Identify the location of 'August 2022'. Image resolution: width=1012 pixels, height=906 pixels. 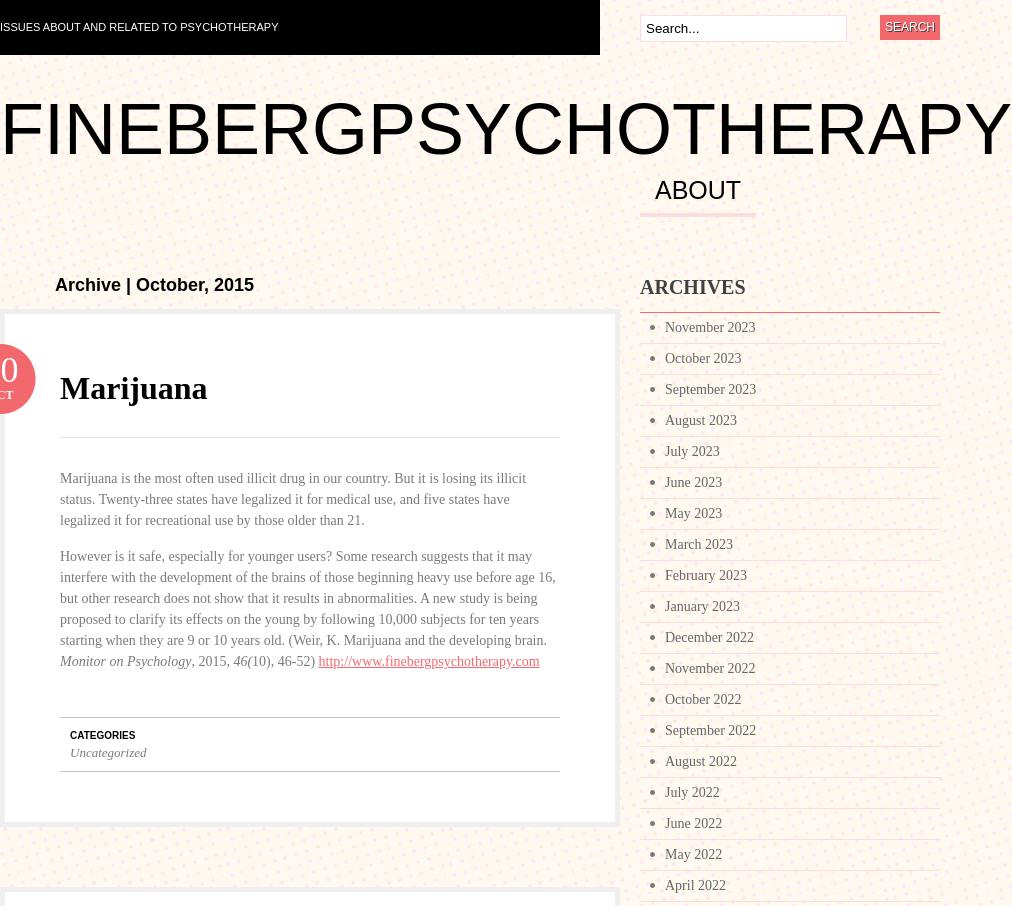
(700, 760).